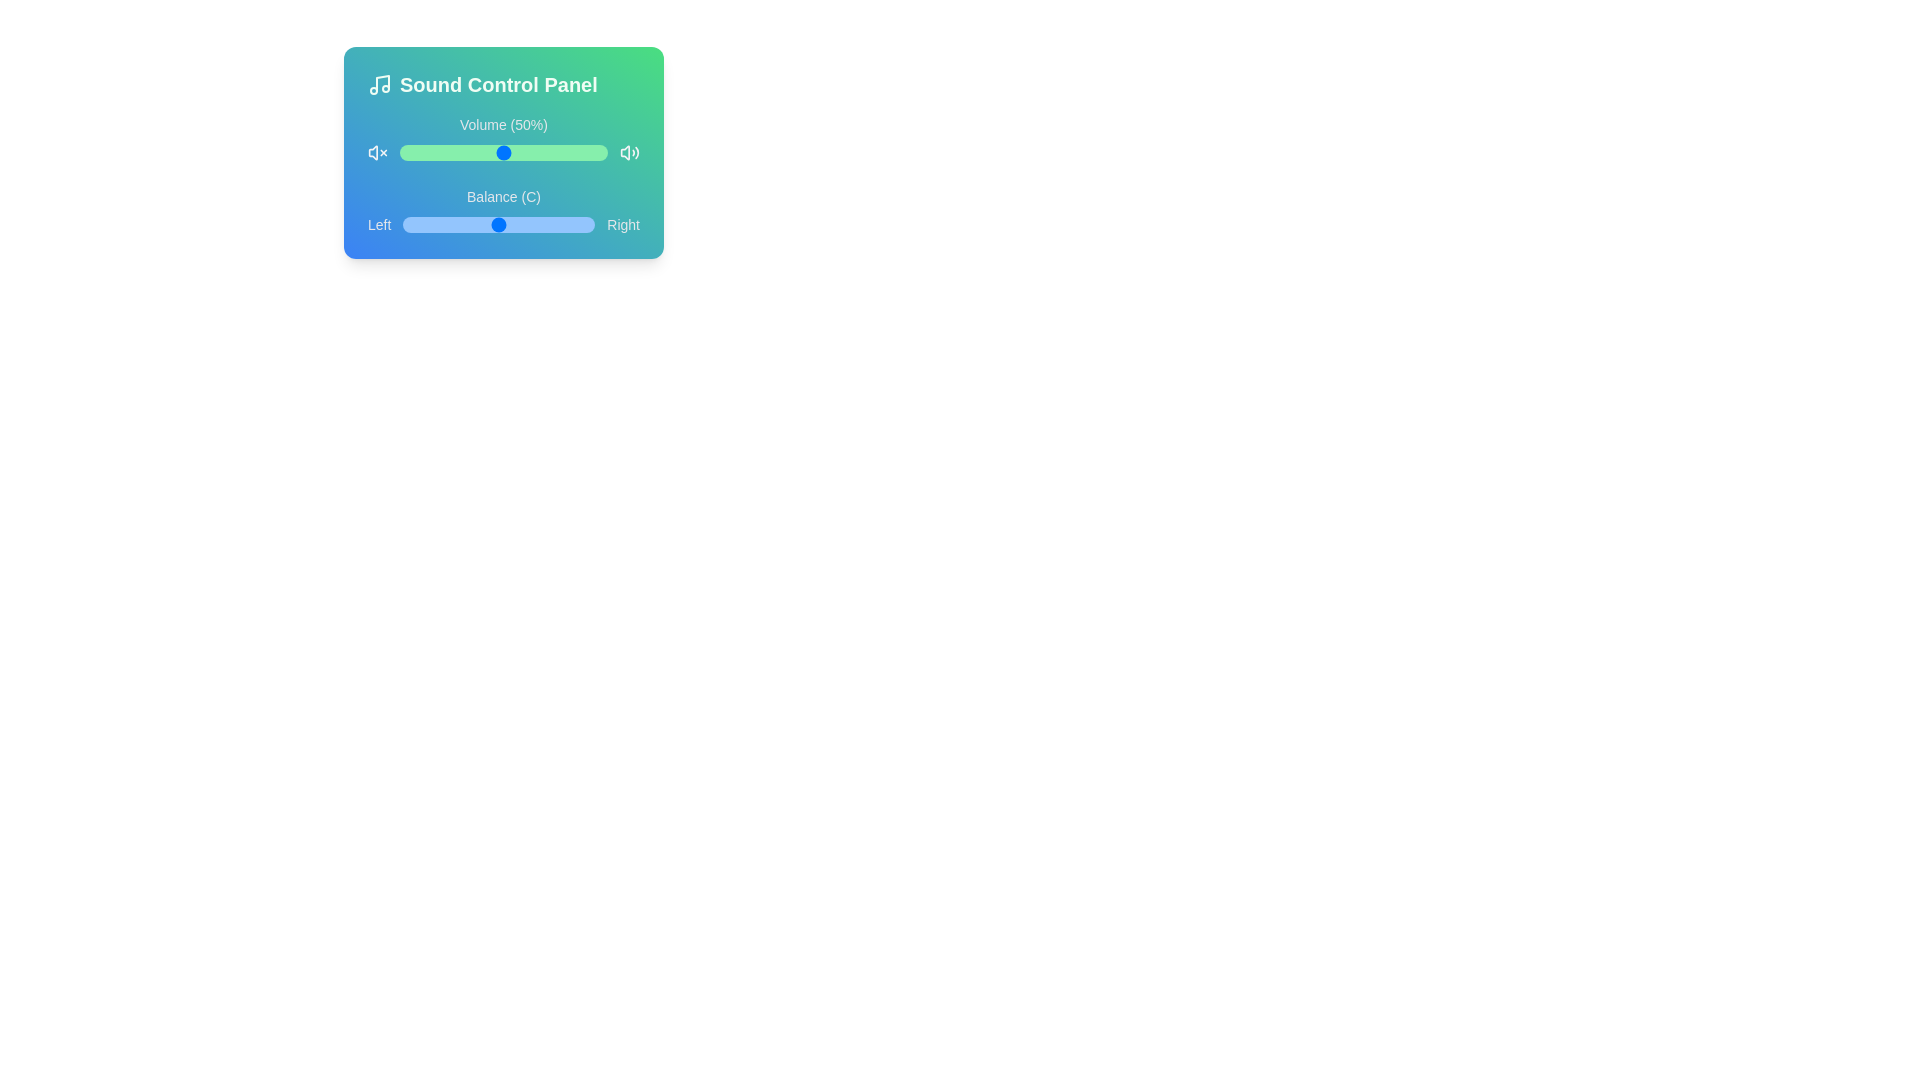  I want to click on the speaker icon button located to the left of the 'Volume (50%)' slider, so click(373, 152).